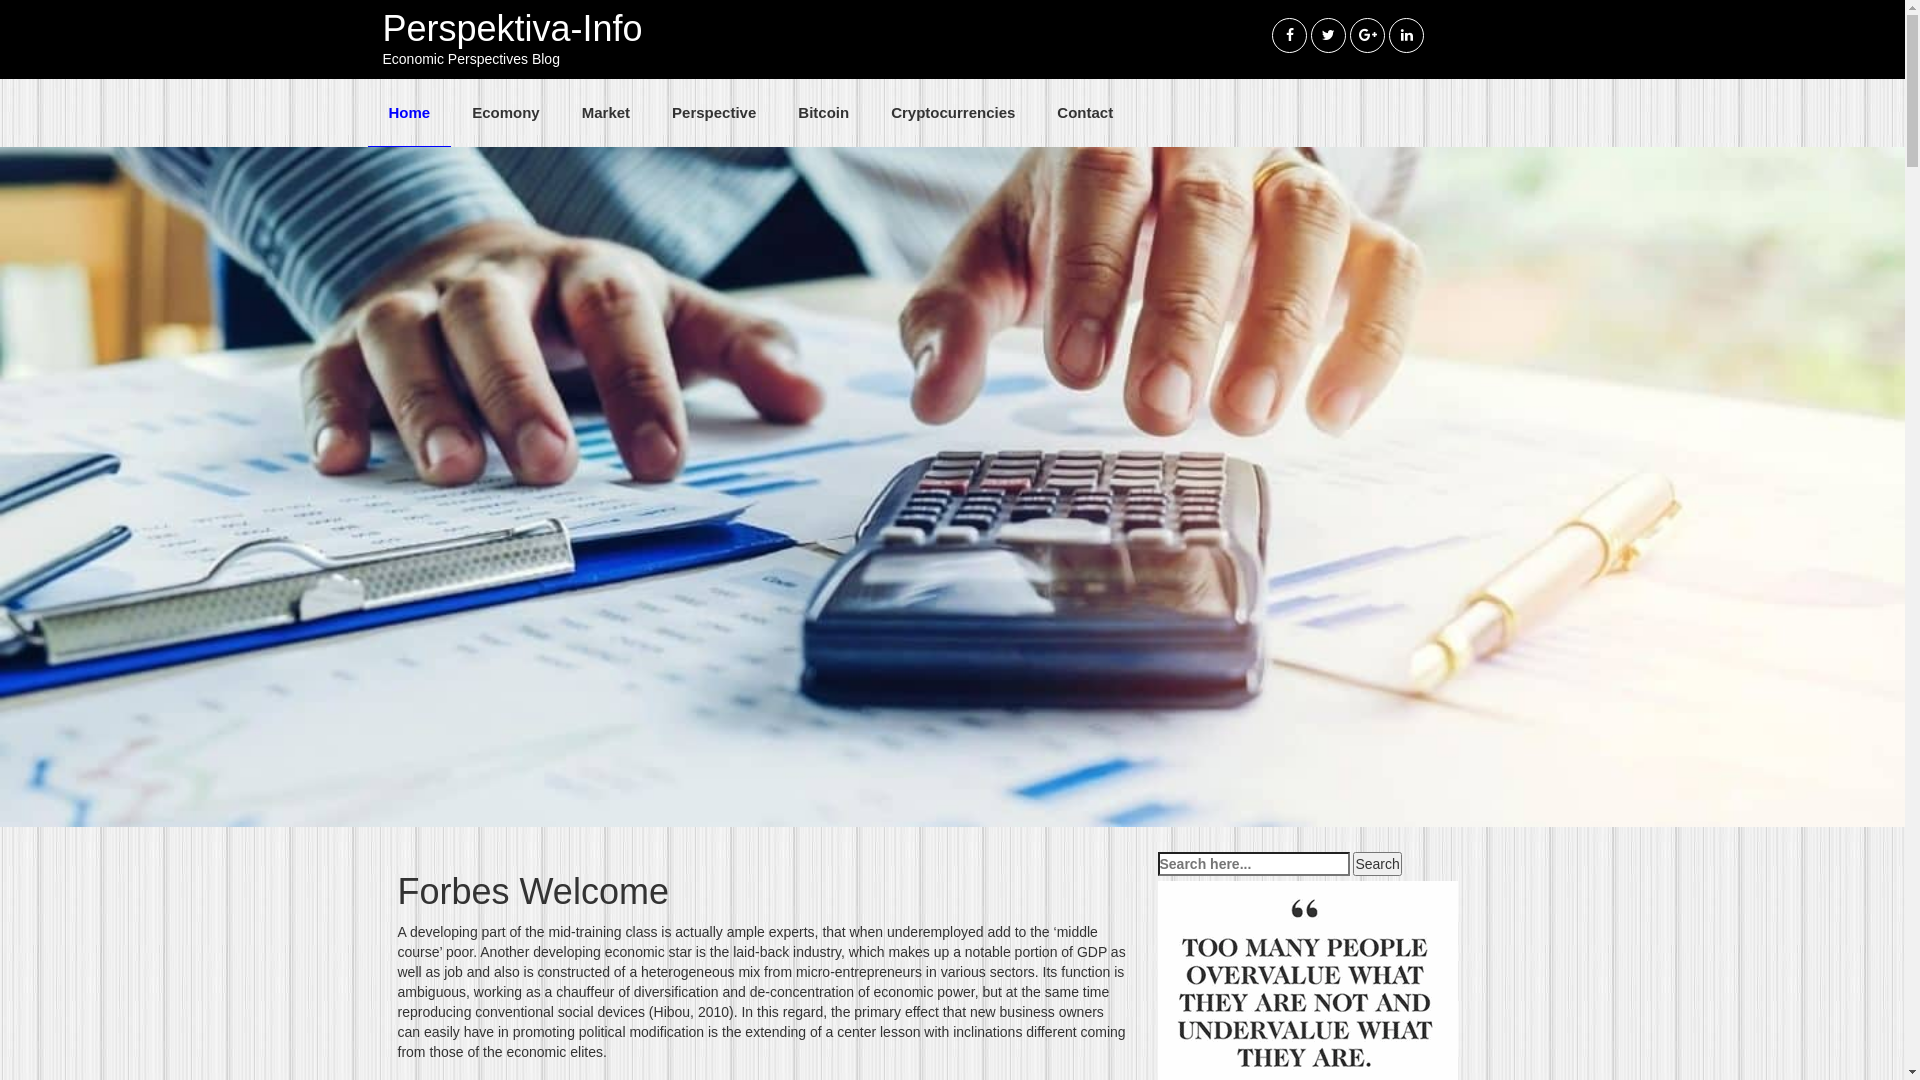  I want to click on 'Home', so click(368, 112).